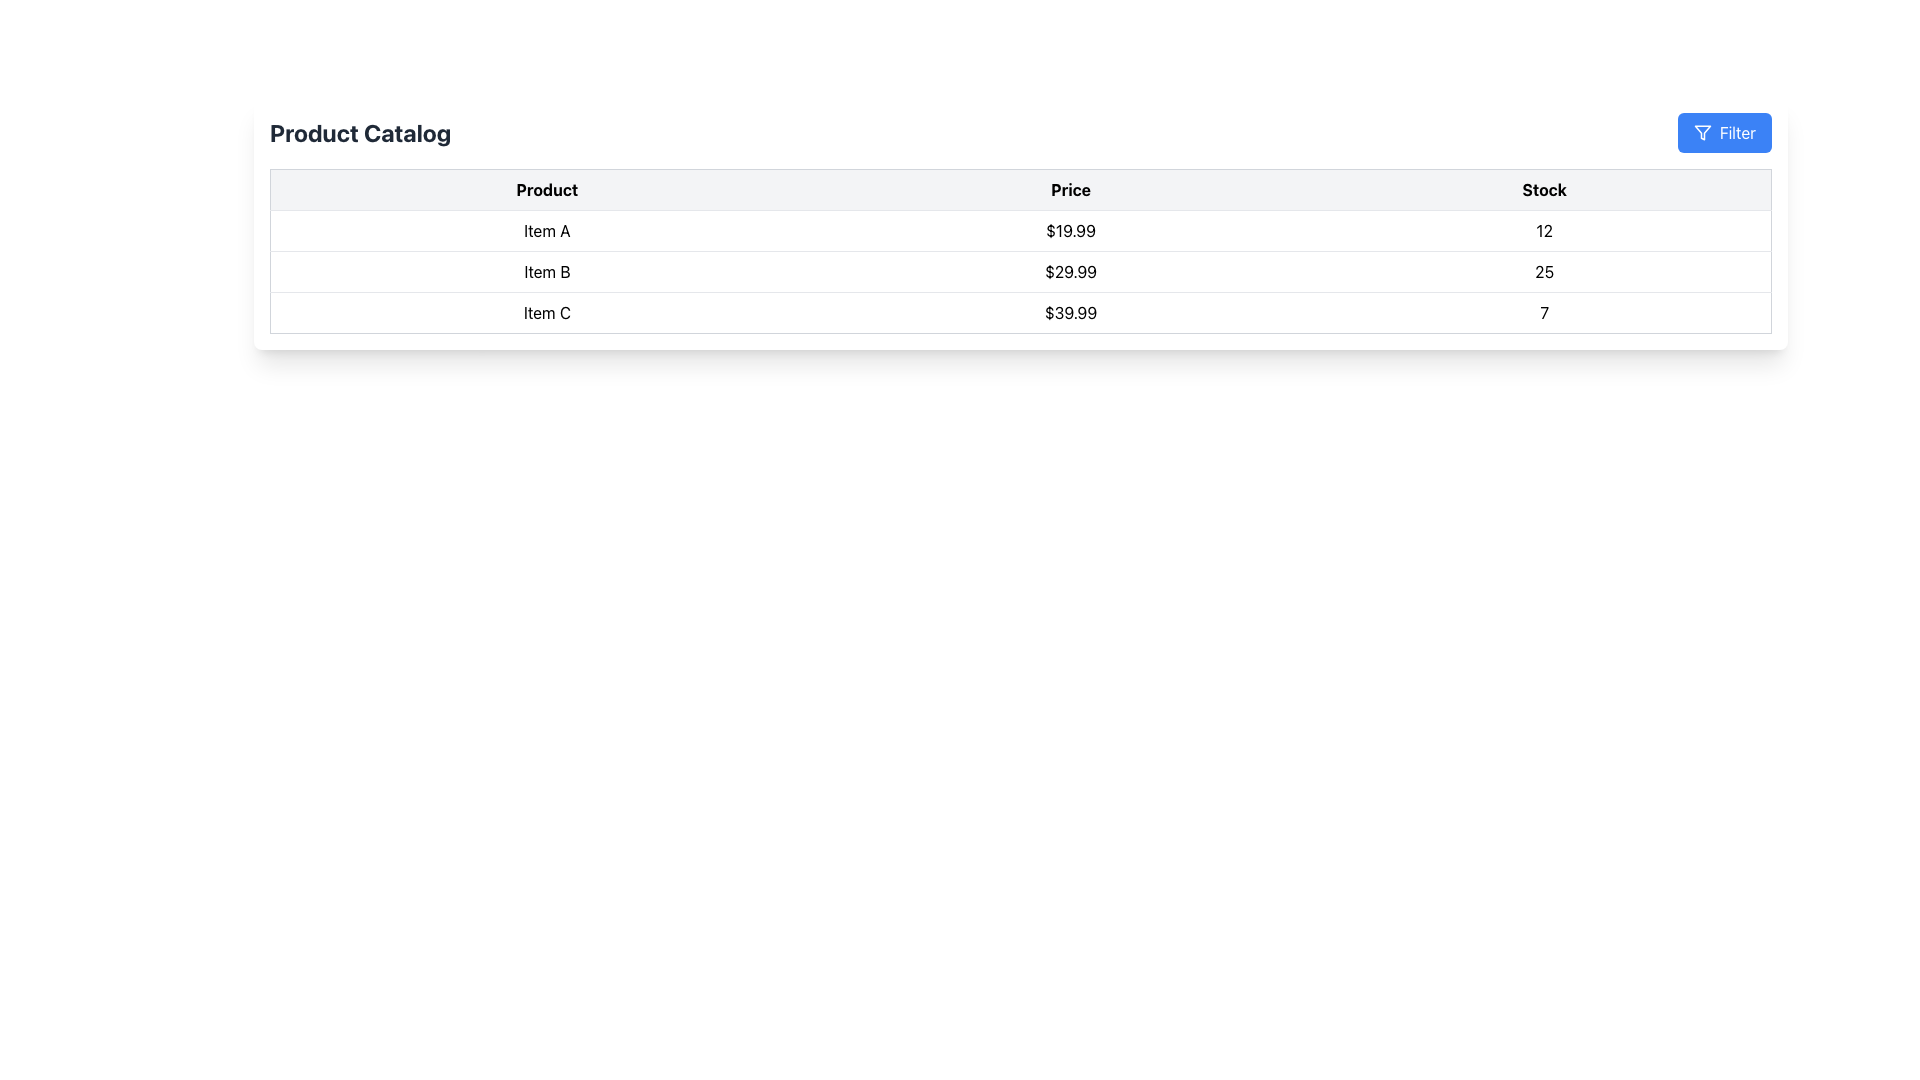 The height and width of the screenshot is (1080, 1920). What do you see at coordinates (1070, 312) in the screenshot?
I see `the Text Display element showing the price '$39.99' in the 'Price' column, which is located next to 'Item C' and before the value '7'` at bounding box center [1070, 312].